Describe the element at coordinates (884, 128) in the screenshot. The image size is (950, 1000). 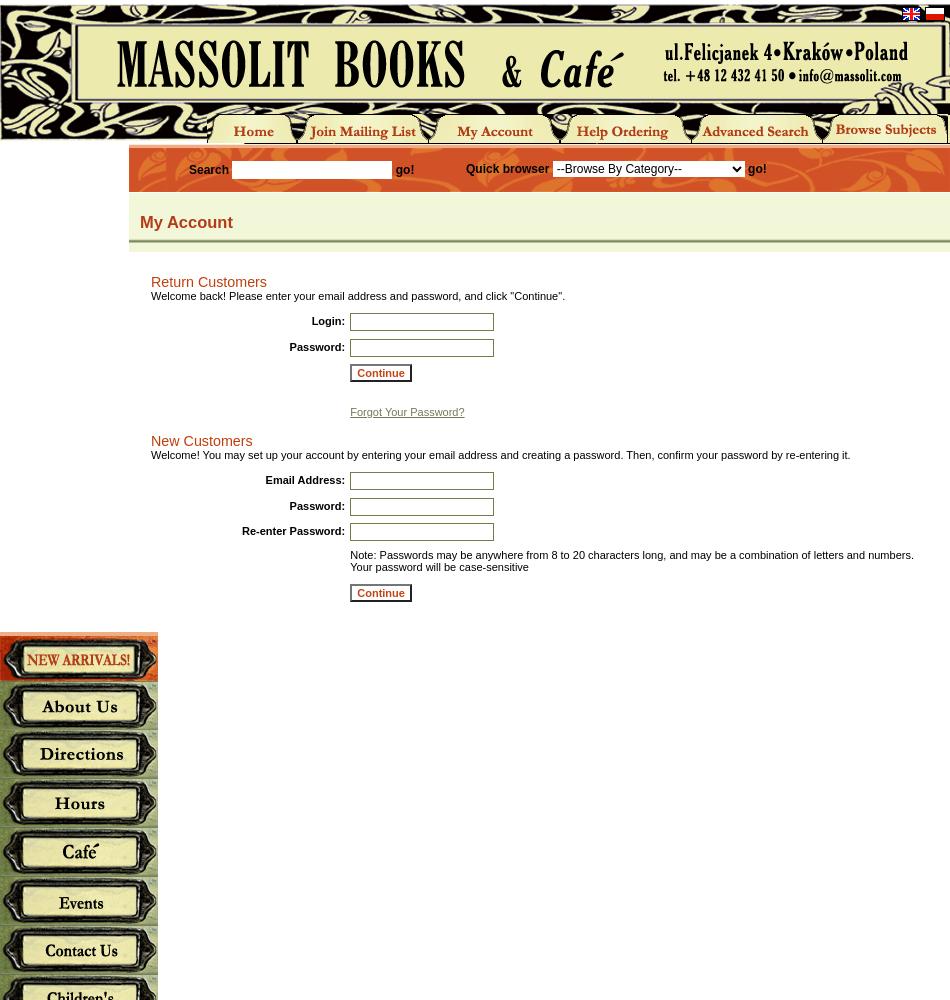
I see `'Browse subjects'` at that location.